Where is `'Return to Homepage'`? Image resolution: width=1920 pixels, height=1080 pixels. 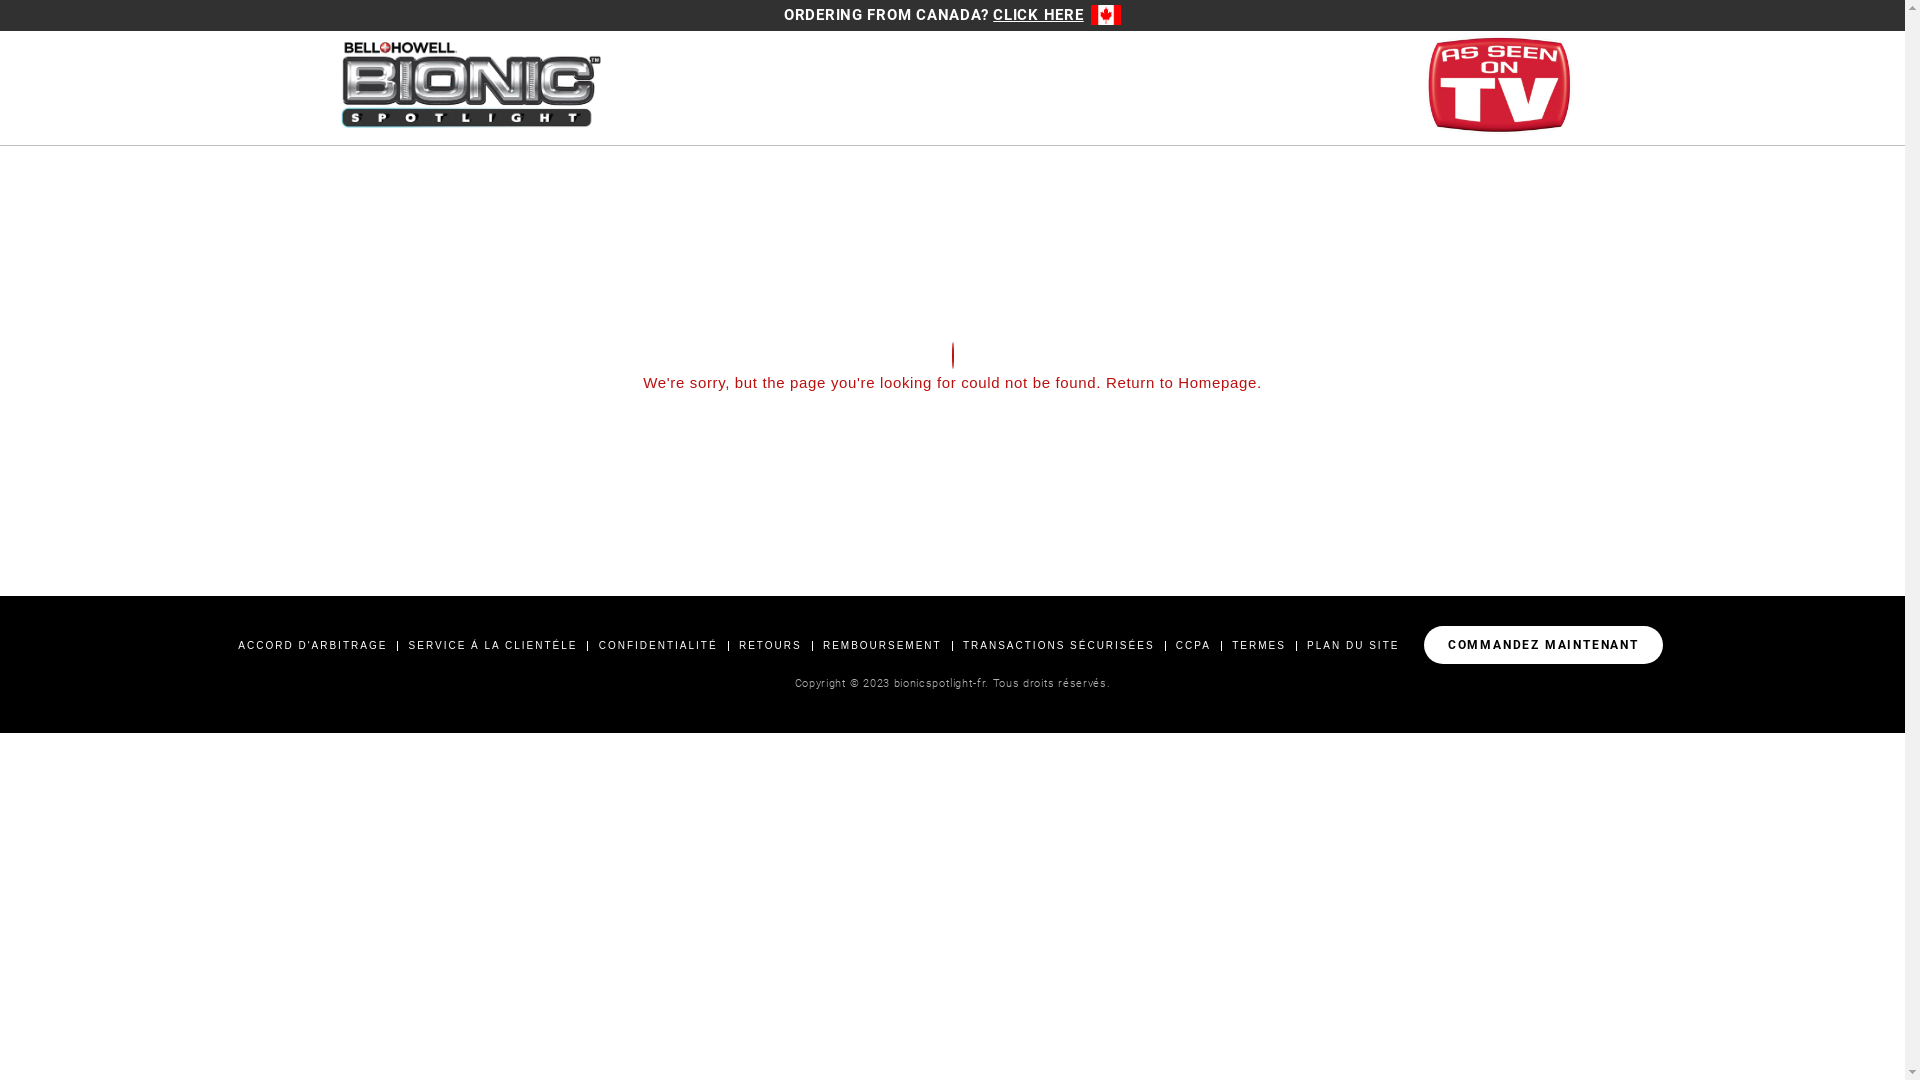 'Return to Homepage' is located at coordinates (1181, 382).